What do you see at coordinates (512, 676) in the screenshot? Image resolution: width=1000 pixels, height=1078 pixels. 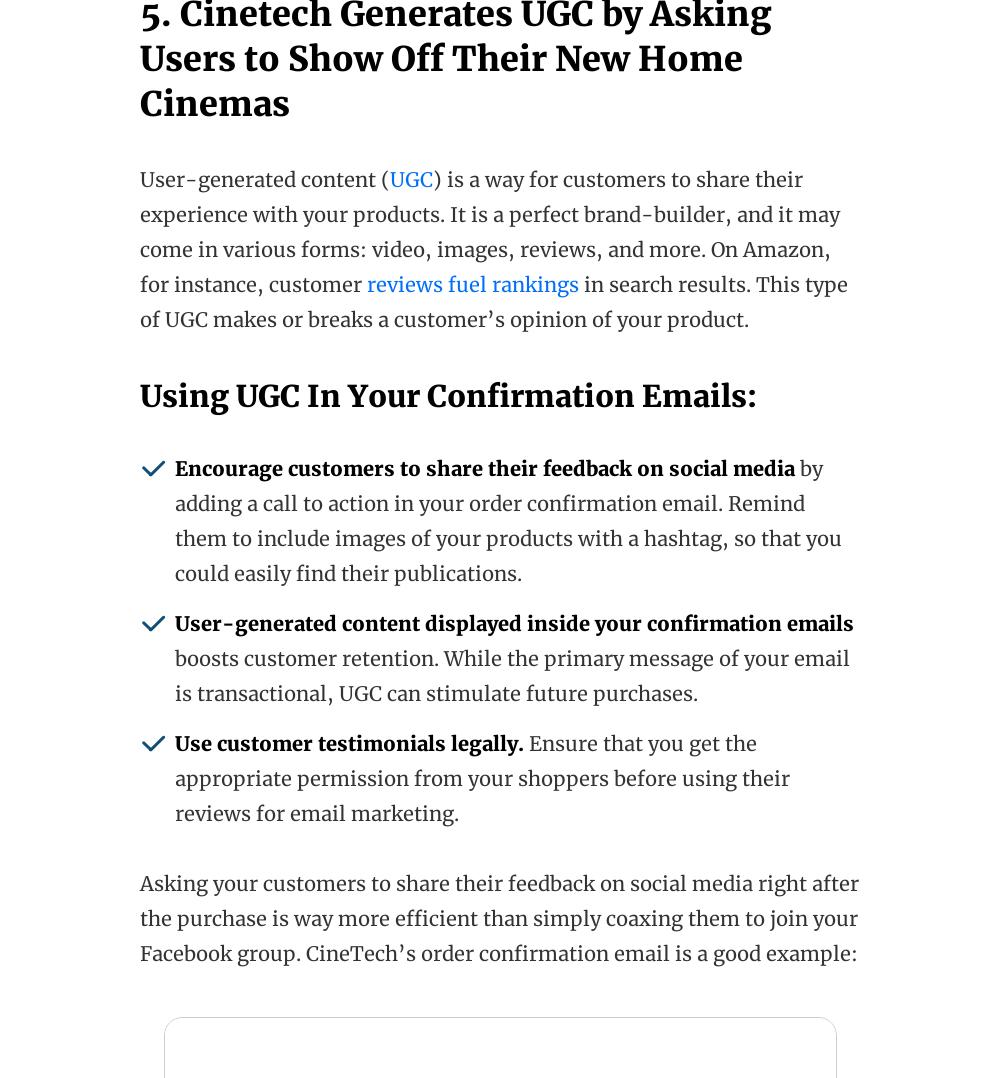 I see `'While the primary message of your email is transactional, UGC can stimulate future purchases.'` at bounding box center [512, 676].